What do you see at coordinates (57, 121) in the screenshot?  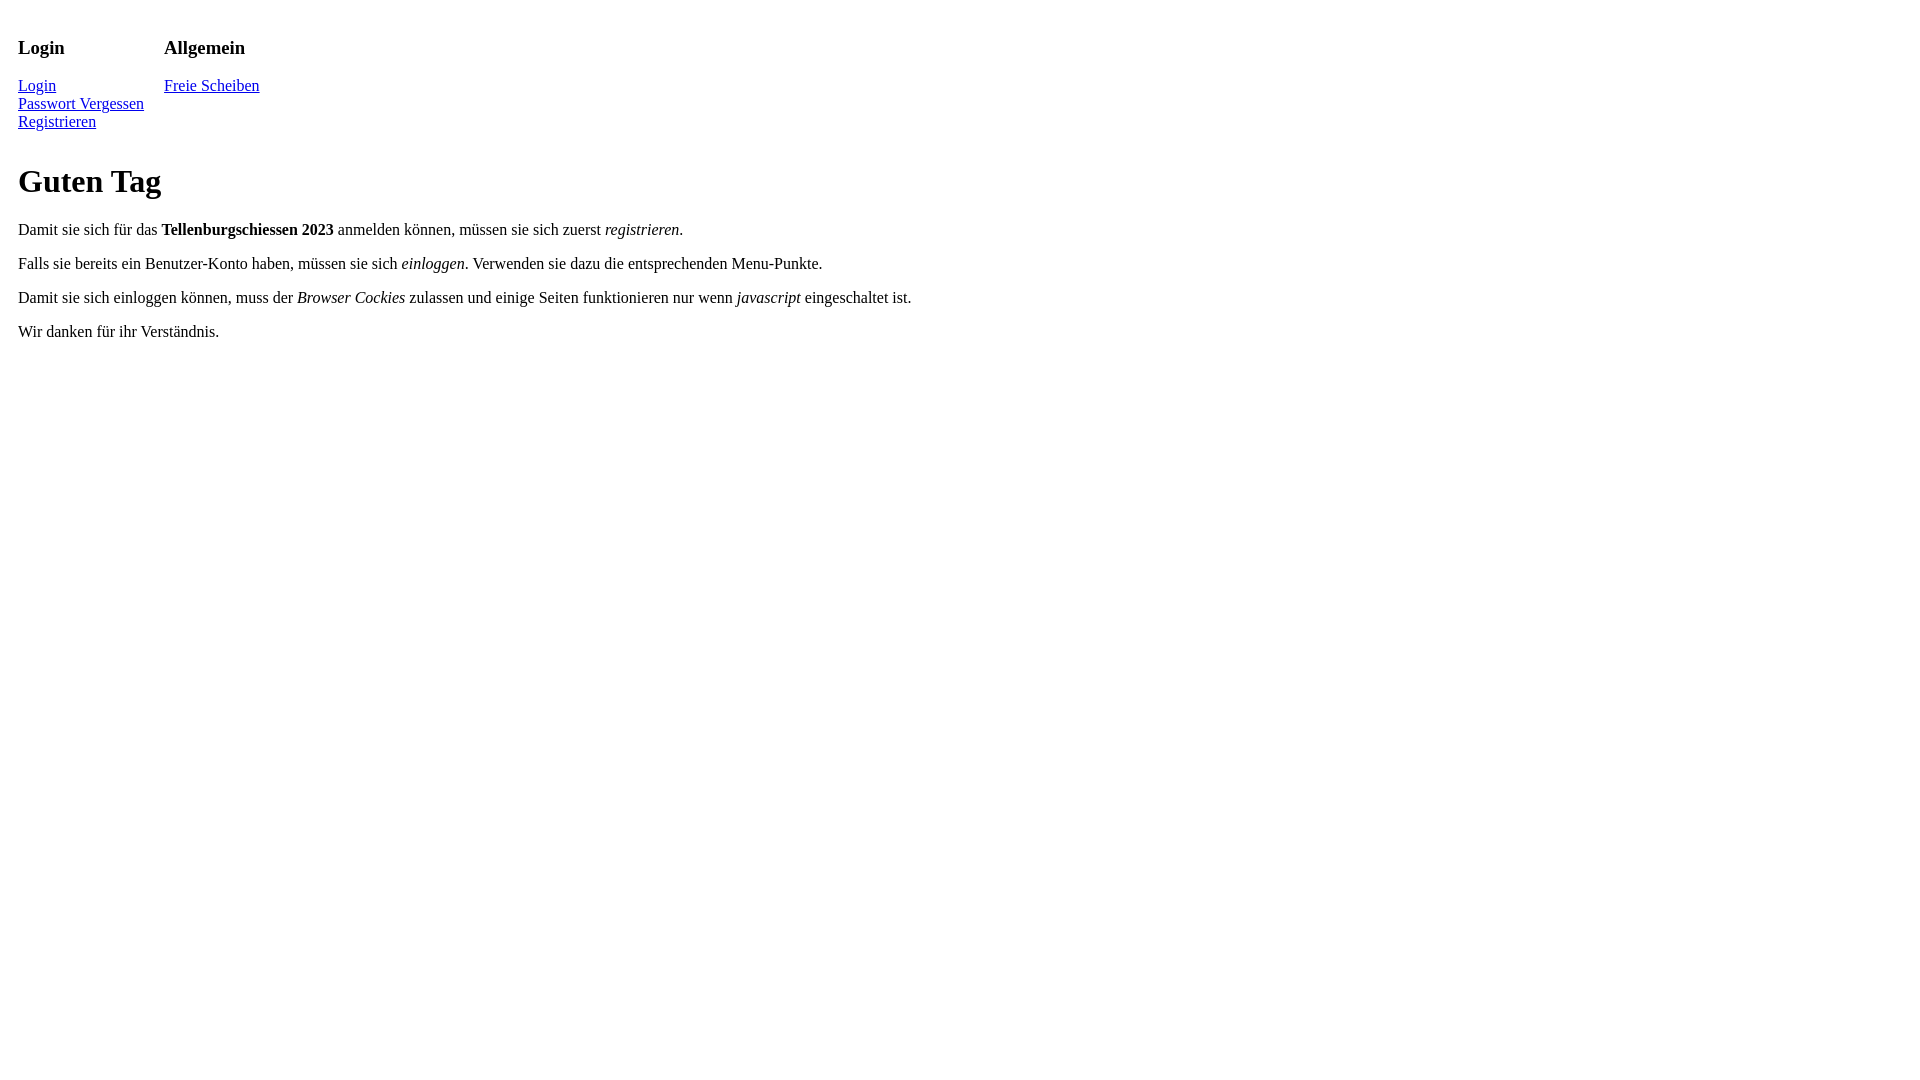 I see `'Registrieren'` at bounding box center [57, 121].